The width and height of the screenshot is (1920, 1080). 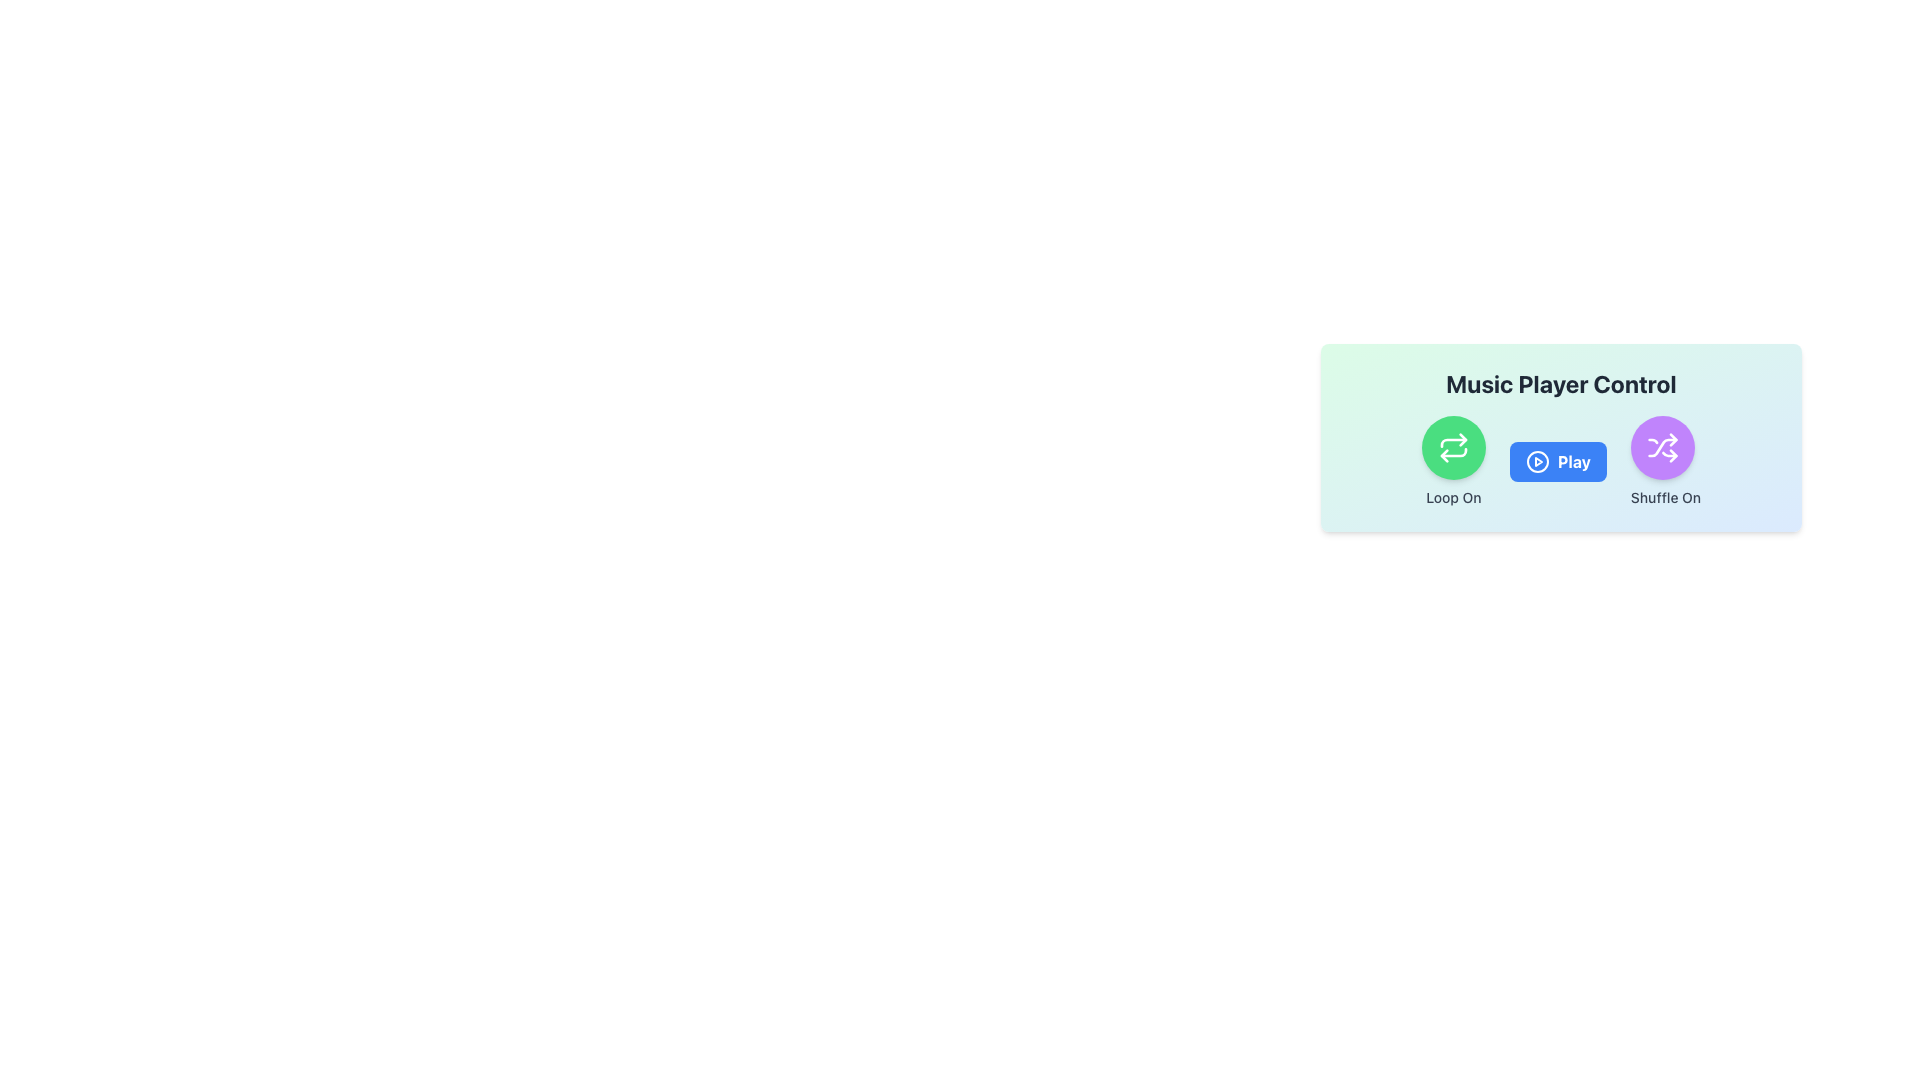 I want to click on text label indicating the current status of the loop control, which displays 'On', positioned below the circular loop icon, so click(x=1453, y=496).